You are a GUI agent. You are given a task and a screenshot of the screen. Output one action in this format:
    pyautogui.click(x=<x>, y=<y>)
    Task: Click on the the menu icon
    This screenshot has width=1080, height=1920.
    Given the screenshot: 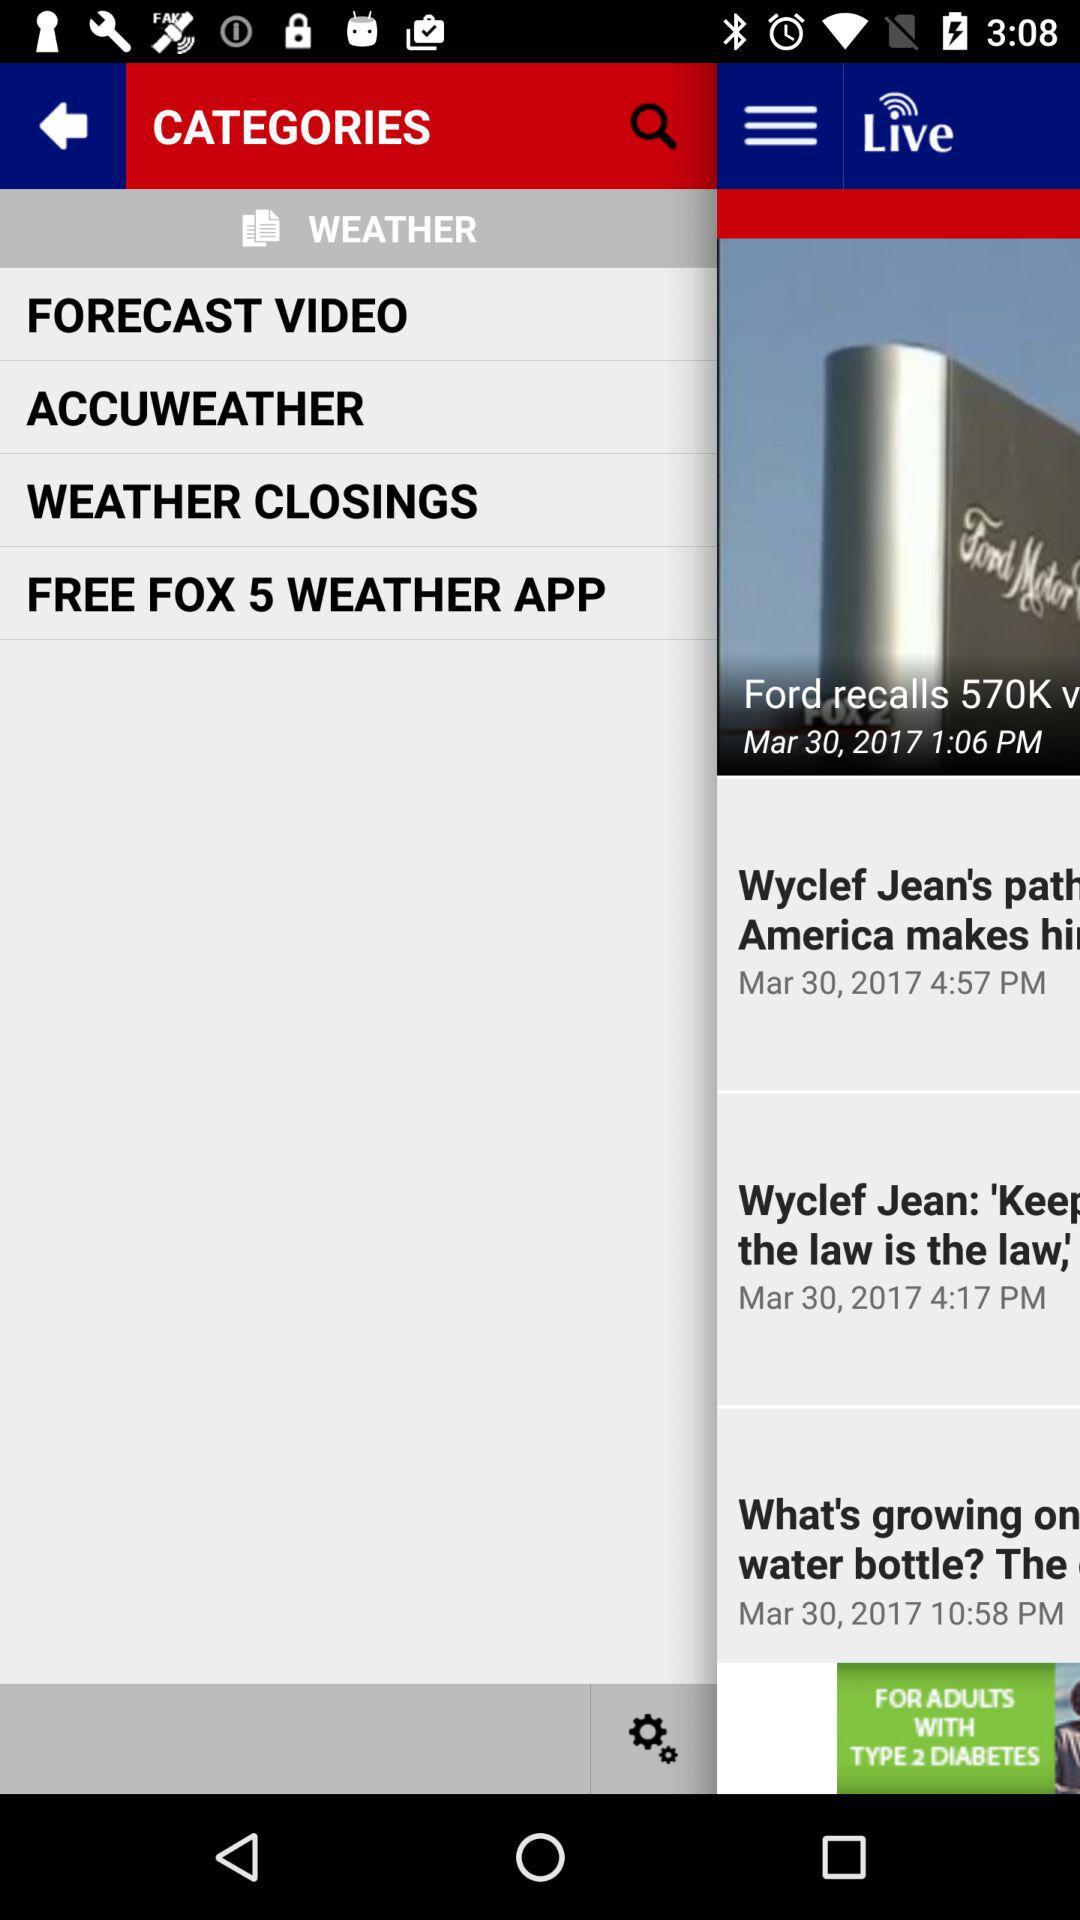 What is the action you would take?
    pyautogui.click(x=778, y=124)
    